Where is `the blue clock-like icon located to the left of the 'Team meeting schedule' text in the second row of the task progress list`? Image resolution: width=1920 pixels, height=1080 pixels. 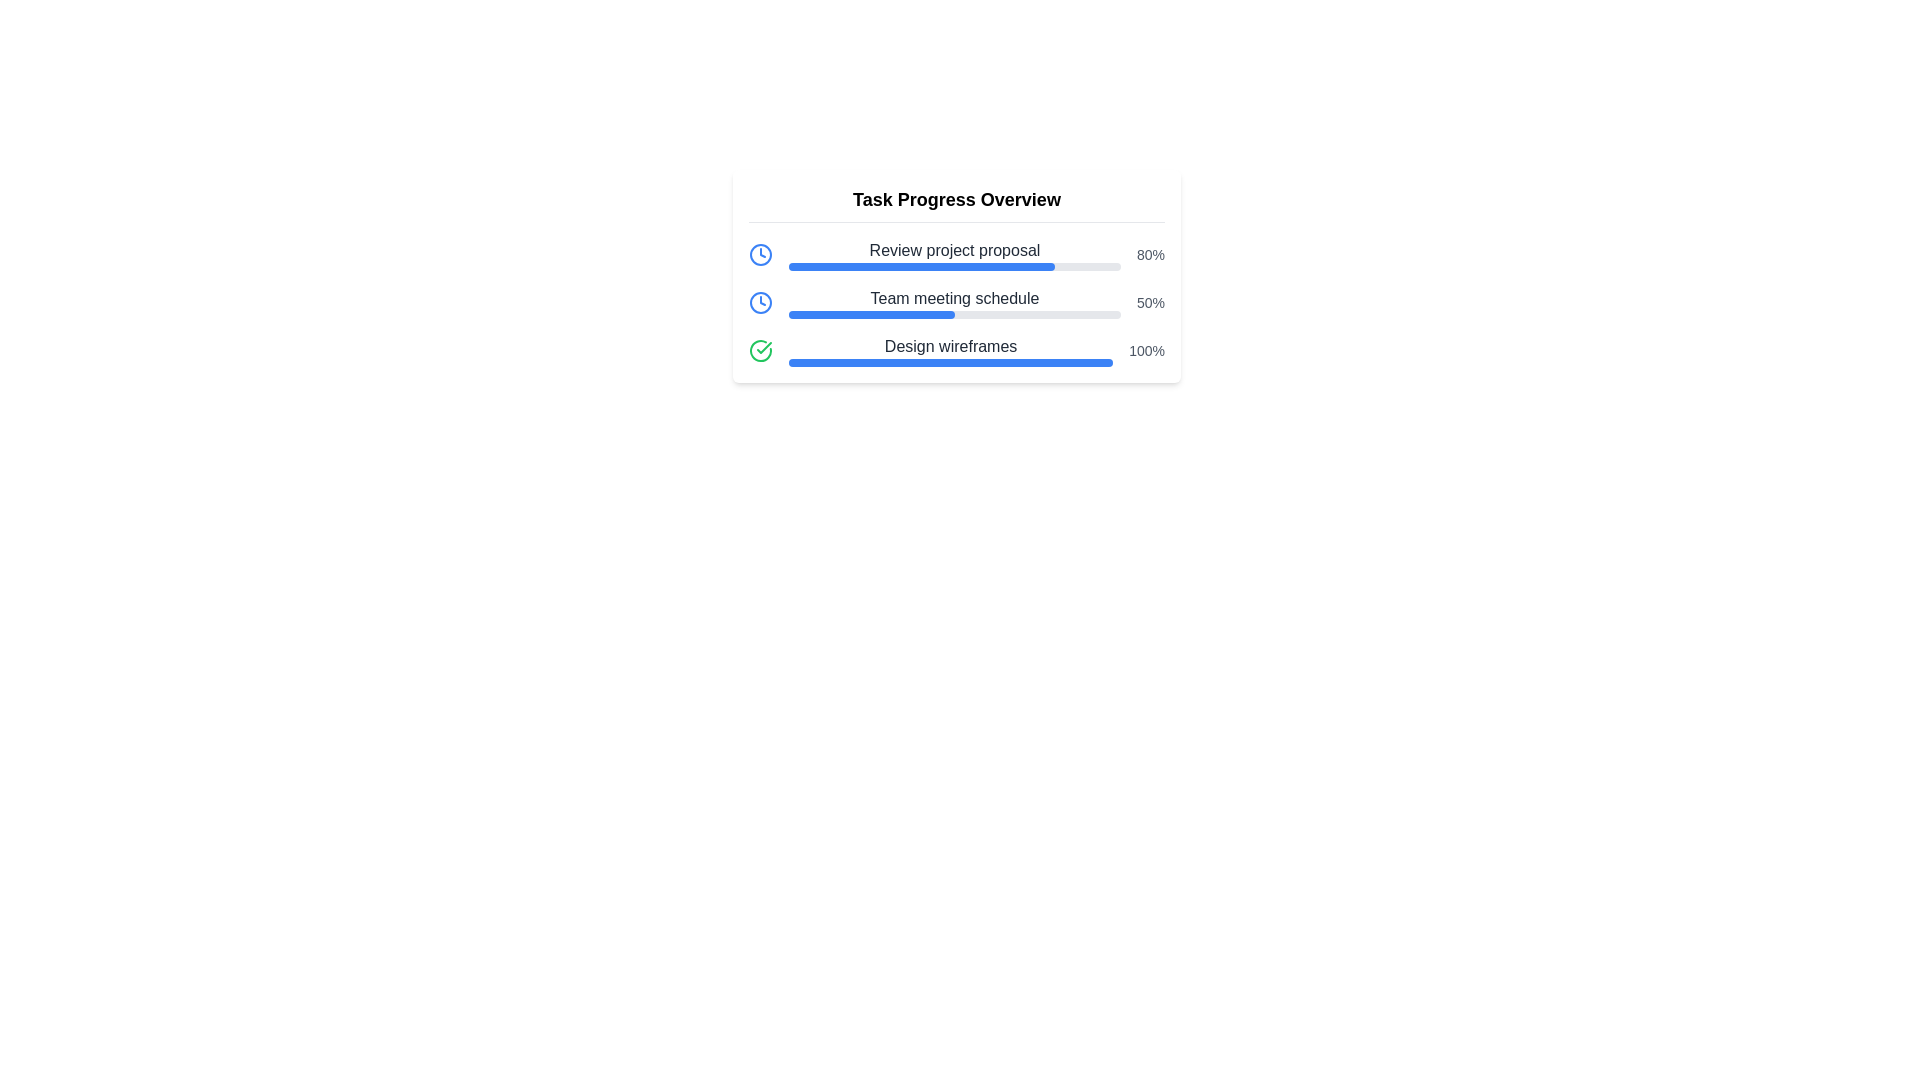
the blue clock-like icon located to the left of the 'Team meeting schedule' text in the second row of the task progress list is located at coordinates (760, 253).